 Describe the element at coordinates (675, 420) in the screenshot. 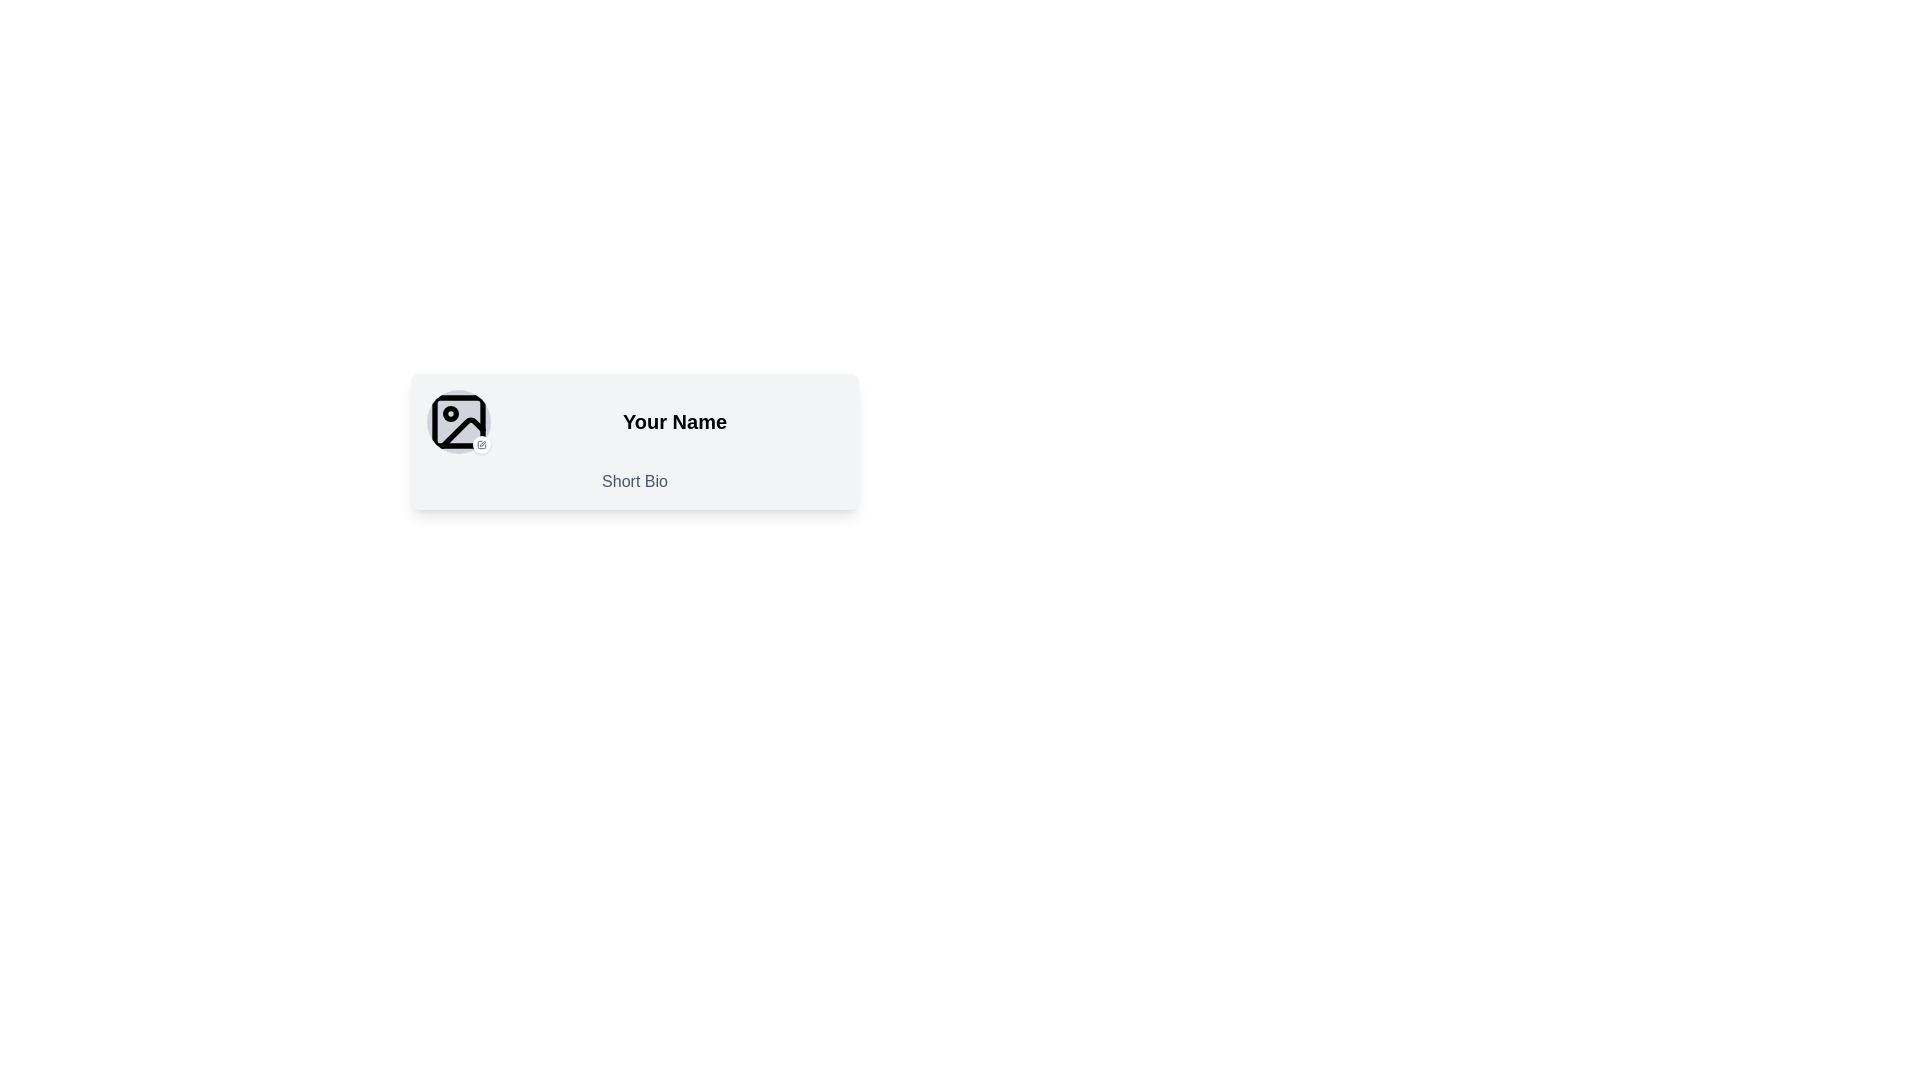

I see `on the 'Your Name' text label, which is bold and centered within its region, part of a profile layout, and located above a smaller text labeled 'Short Bio'` at that location.